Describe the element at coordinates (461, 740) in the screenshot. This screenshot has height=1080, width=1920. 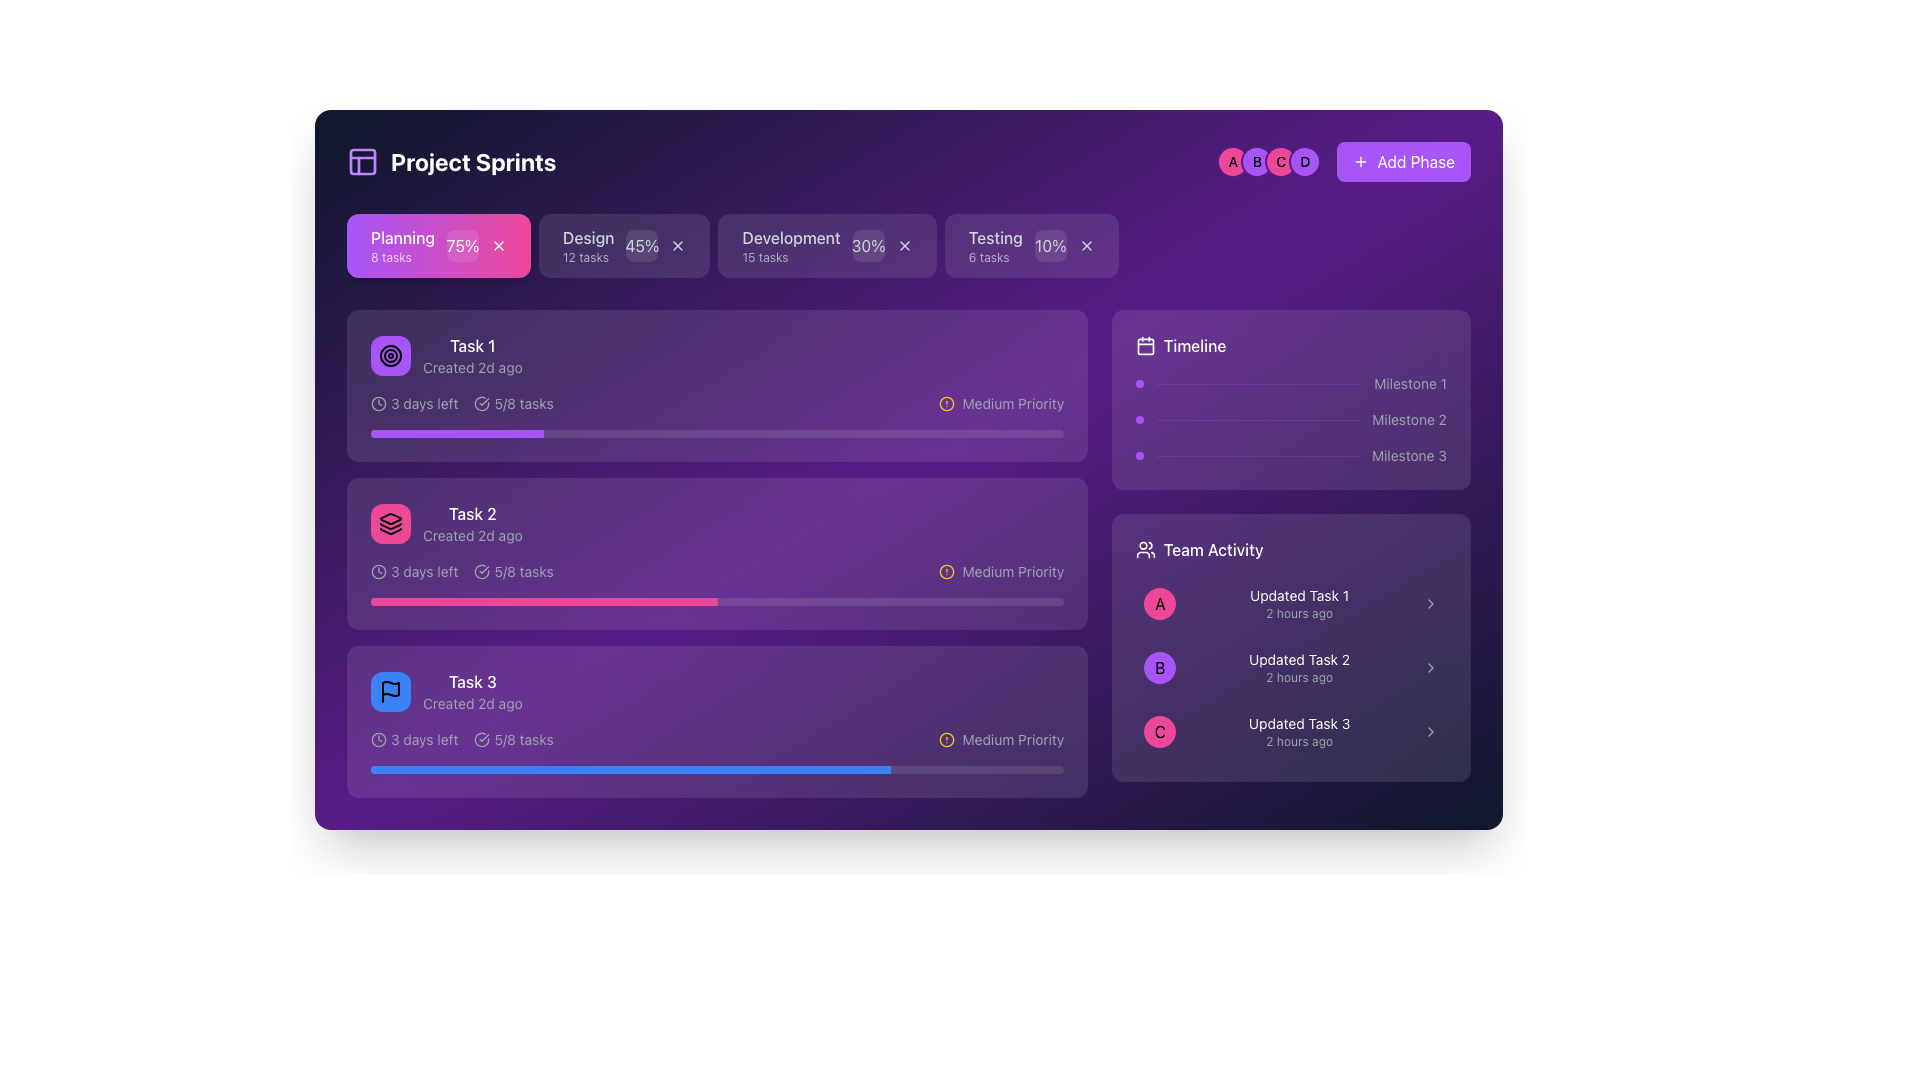
I see `displayed information from the text-based data display element showing remaining time and progress of tasks located below the 'Created 2d ago' text in the 'Task 3' card` at that location.